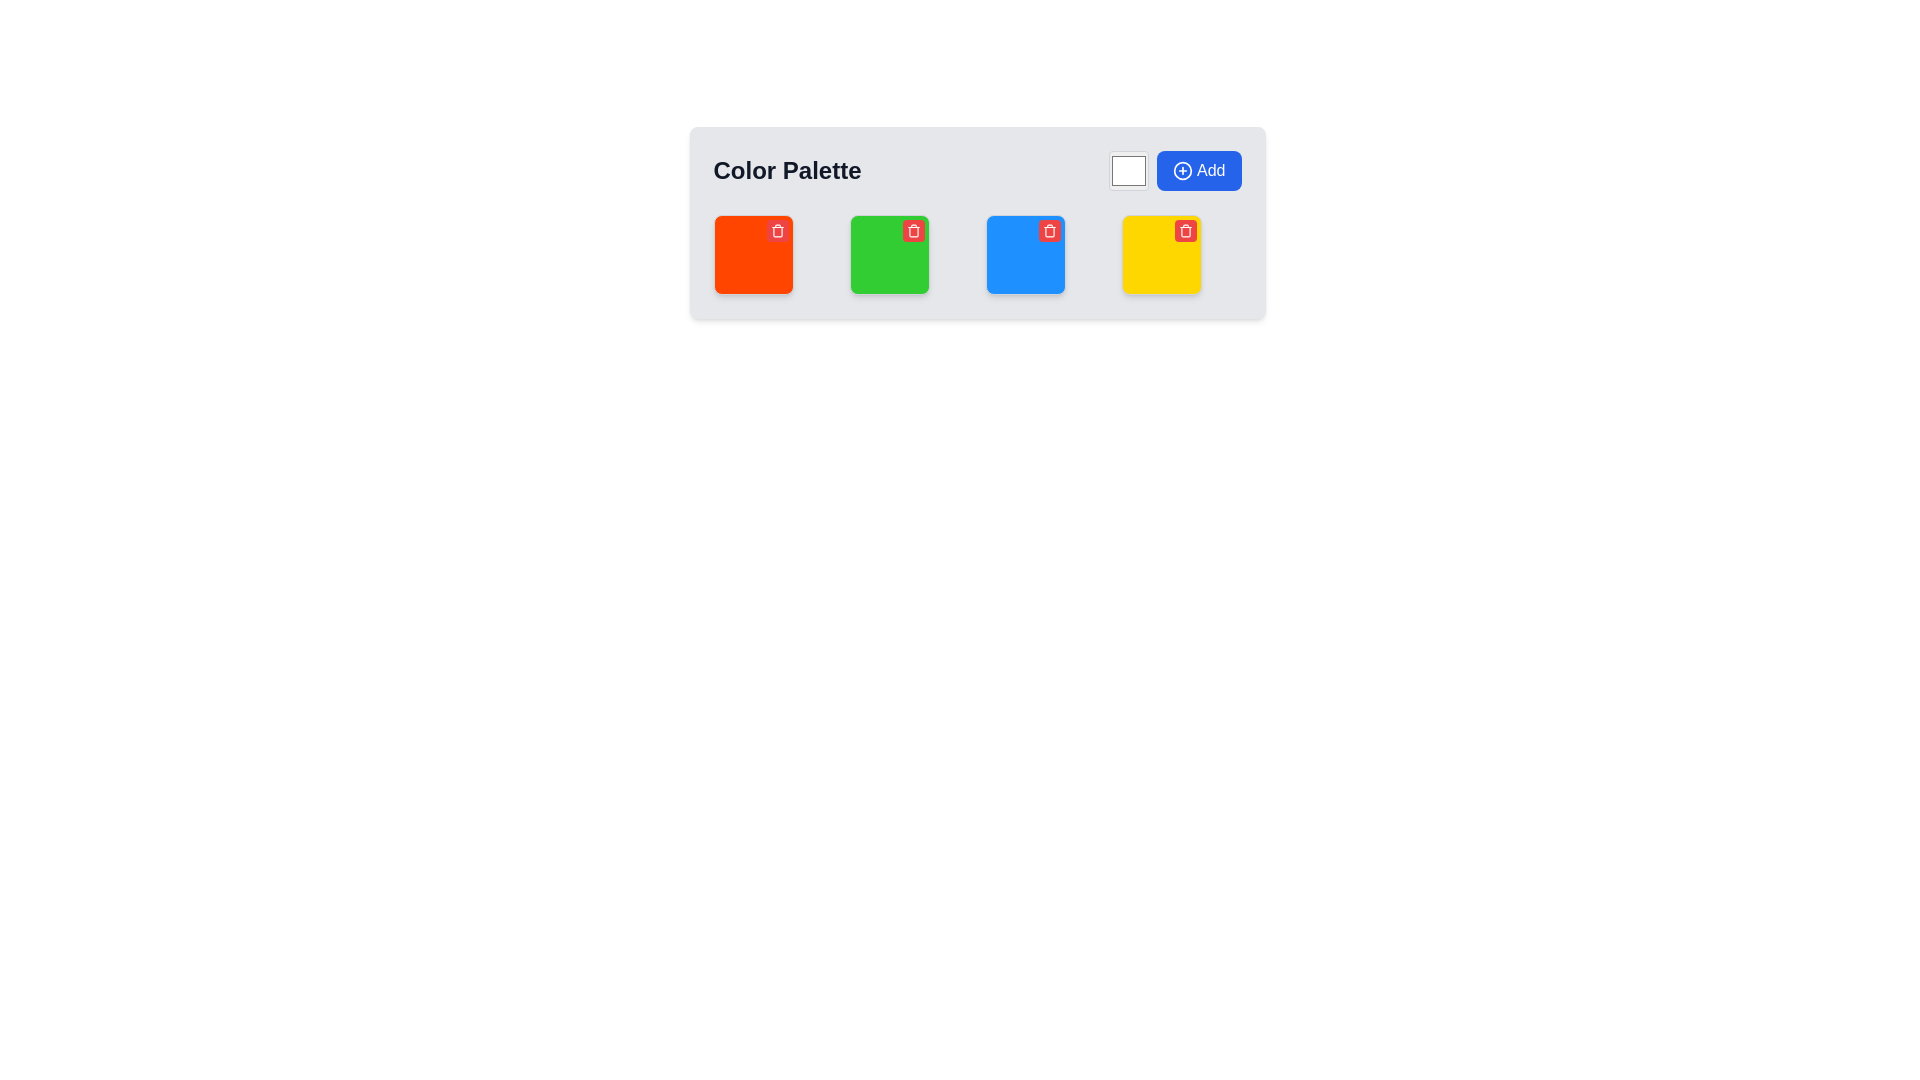 The width and height of the screenshot is (1920, 1080). I want to click on the red circular delete button with a white trash icon located in the top-right corner of the third tile in the color palette interface, so click(1048, 230).